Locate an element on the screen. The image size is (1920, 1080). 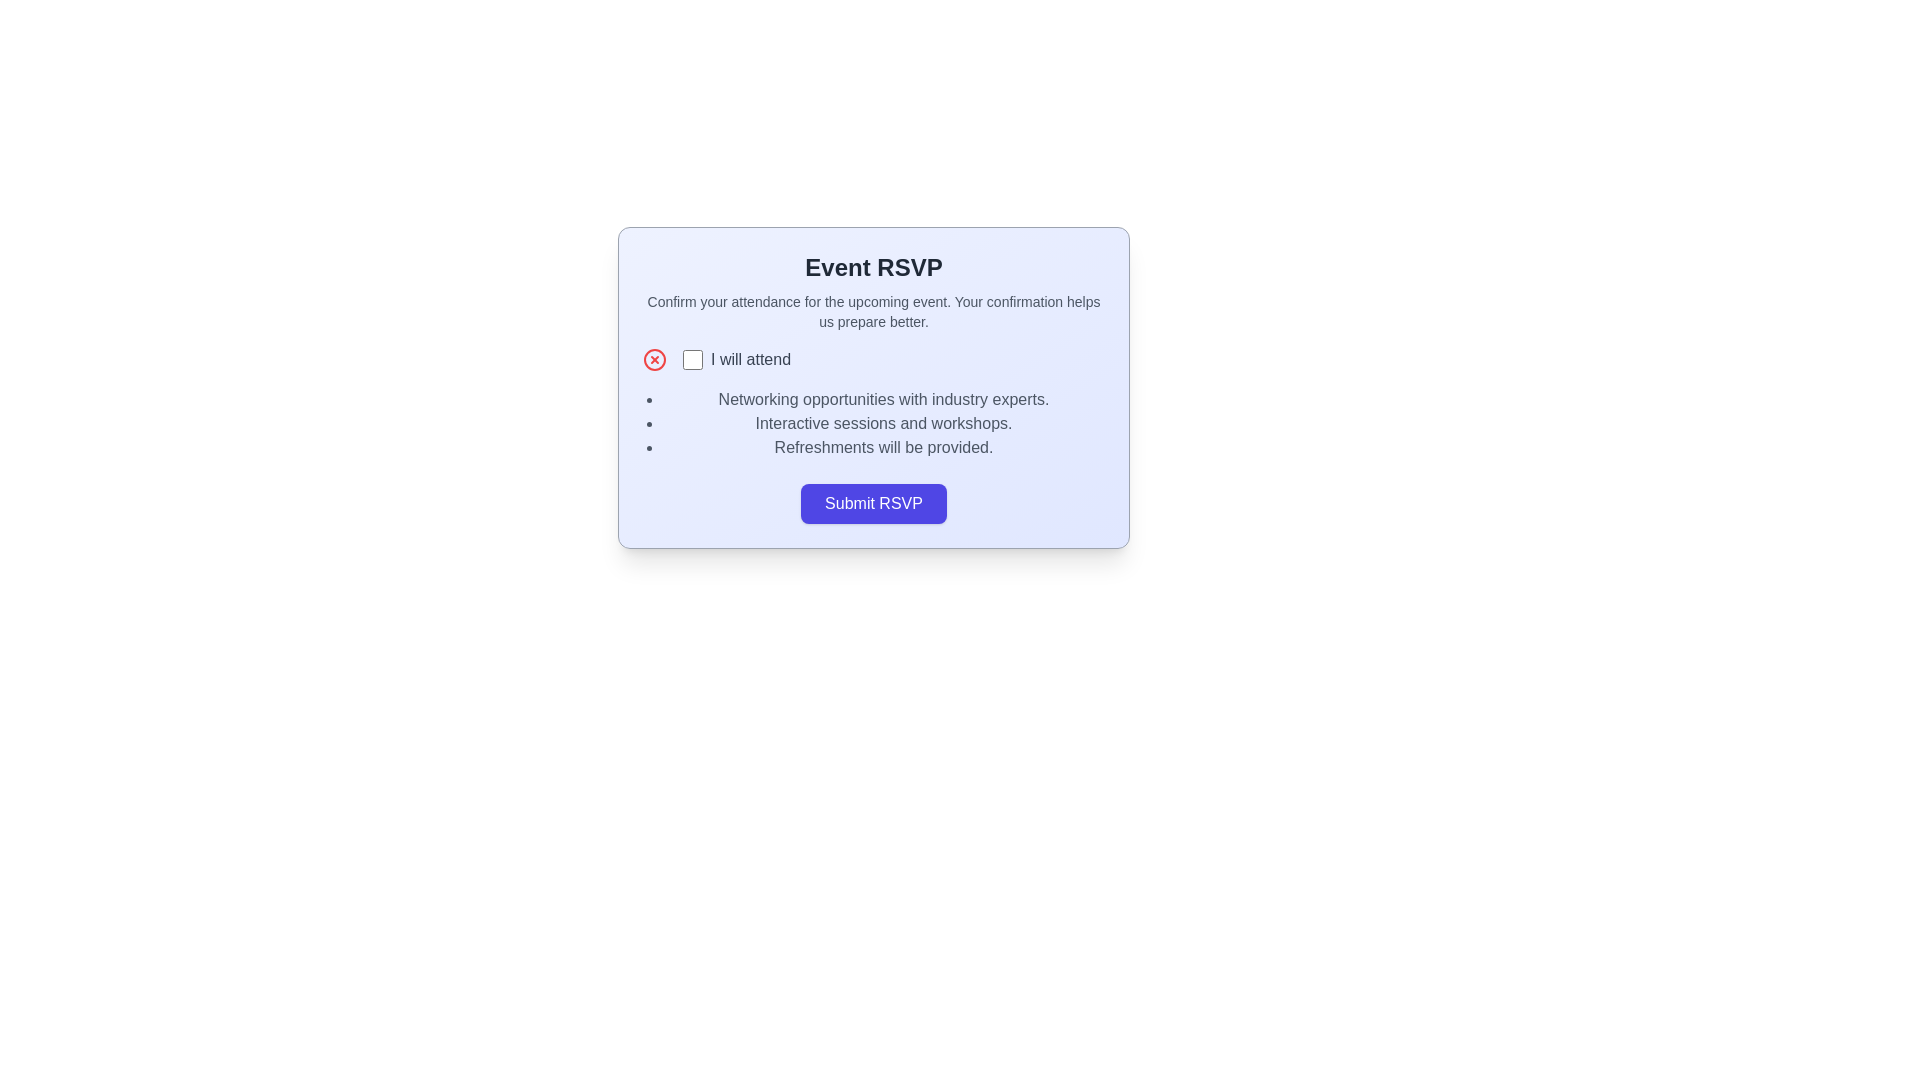
the SVG circle element that visually represents a selection or marking a negative action associated with the 'I will attend' message, located to the left of the checkbox is located at coordinates (654, 358).